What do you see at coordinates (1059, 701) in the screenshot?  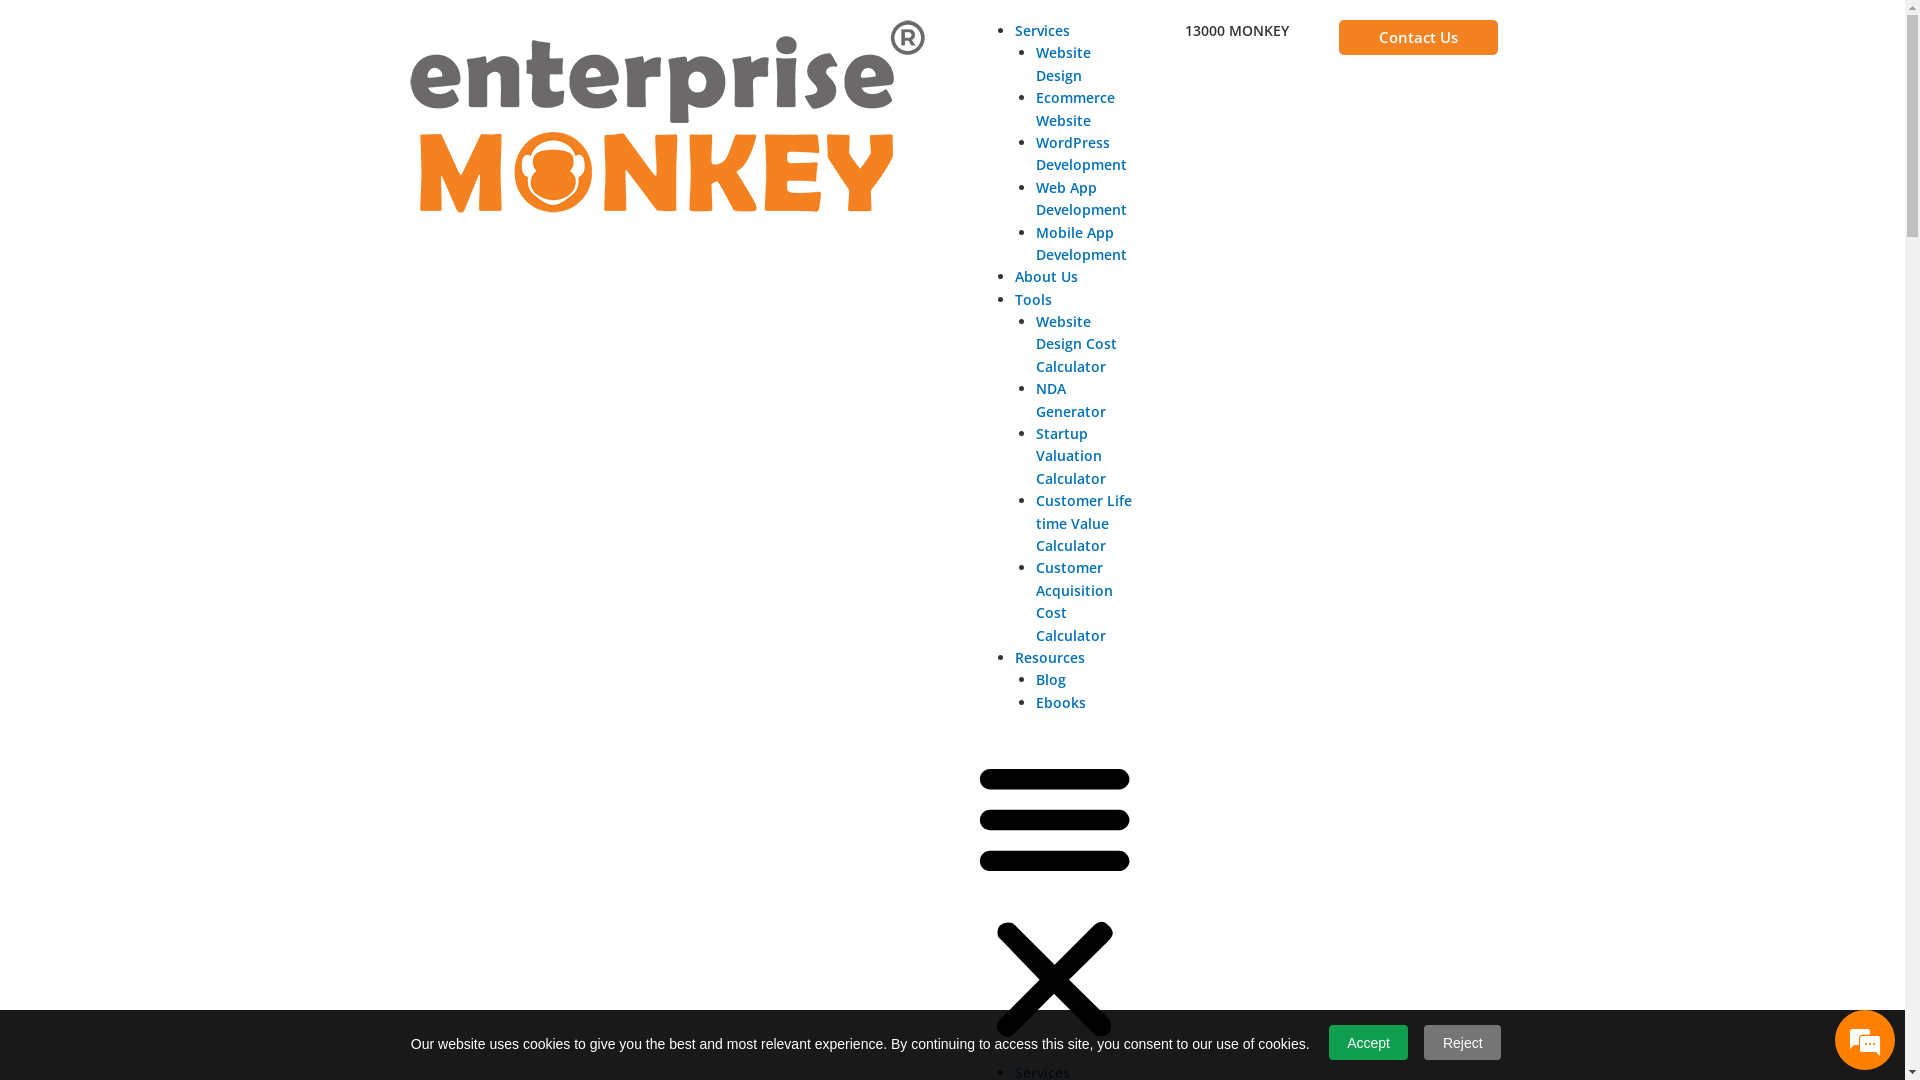 I see `'Ebooks'` at bounding box center [1059, 701].